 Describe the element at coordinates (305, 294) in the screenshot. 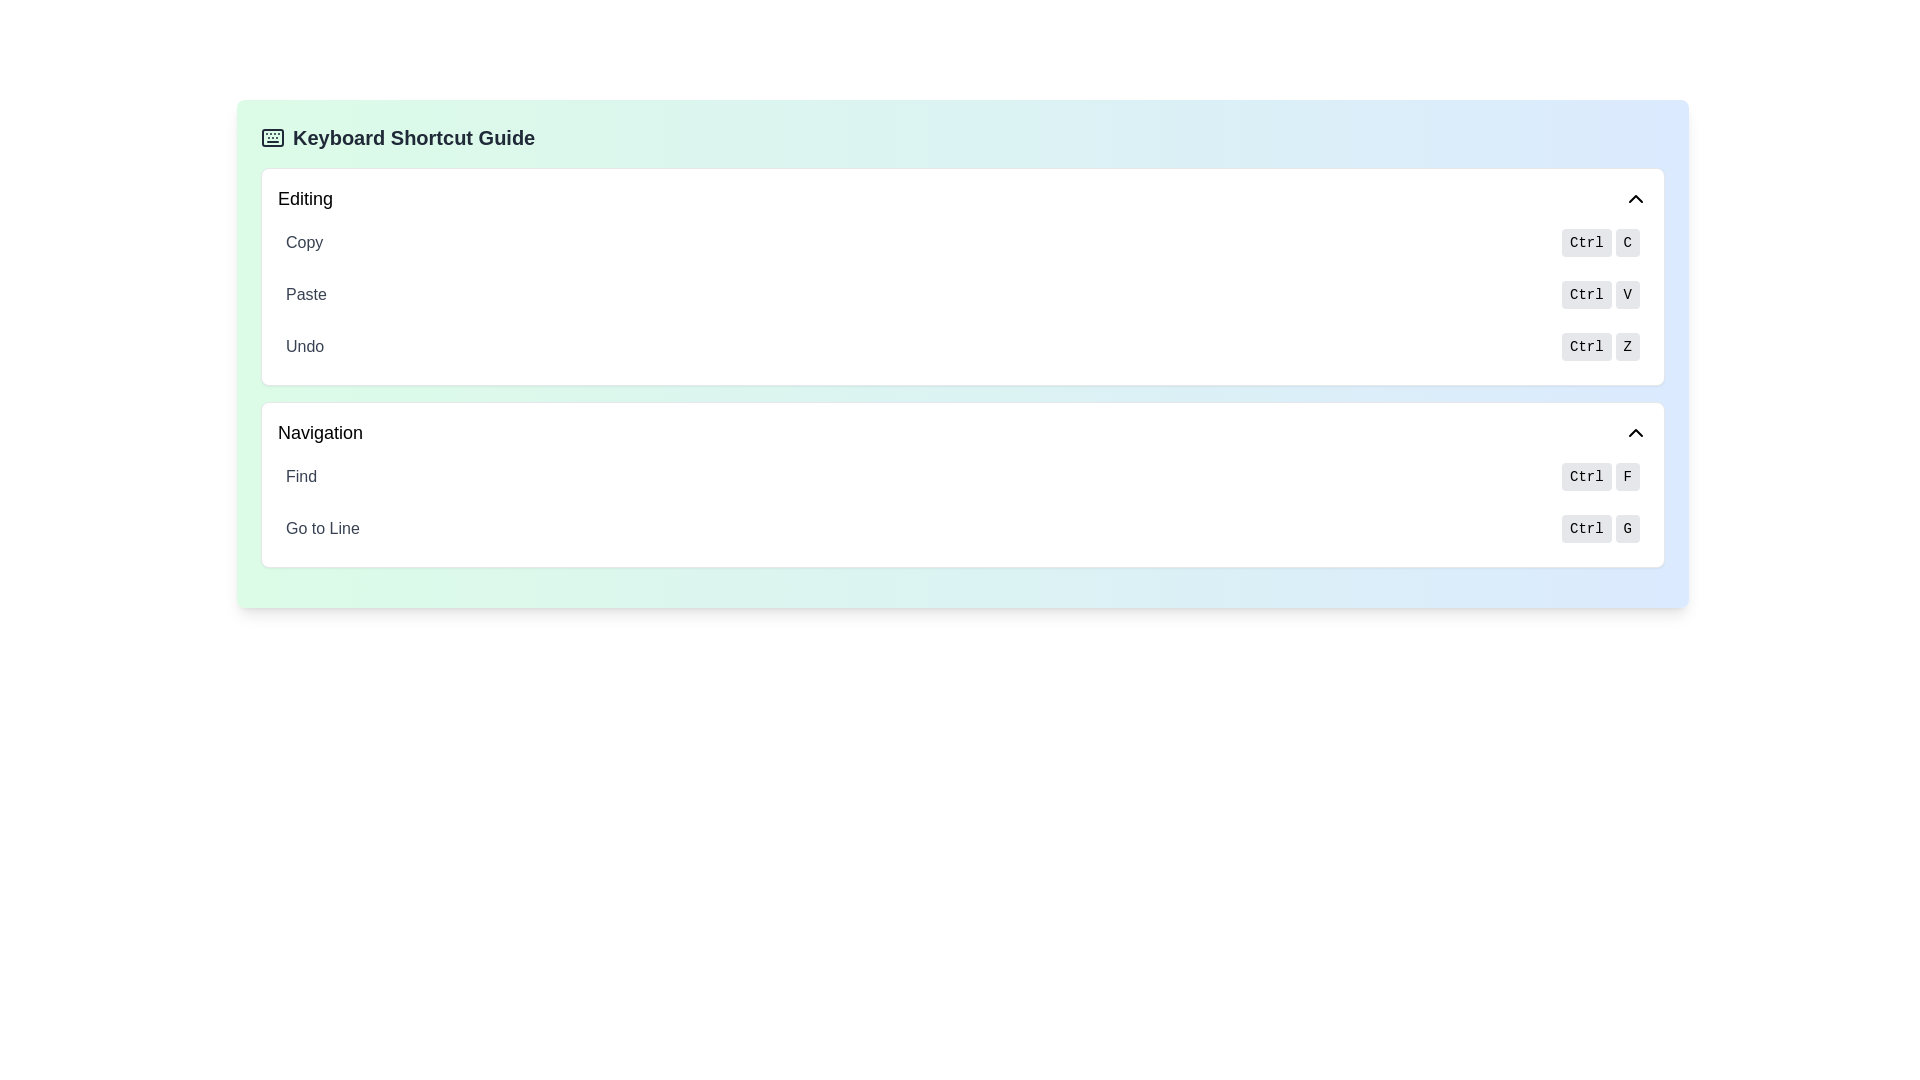

I see `text of the 'Paste' label in the Editing section, which indicates the action related to the keyboard shortcut 'Ctrl V'` at that location.